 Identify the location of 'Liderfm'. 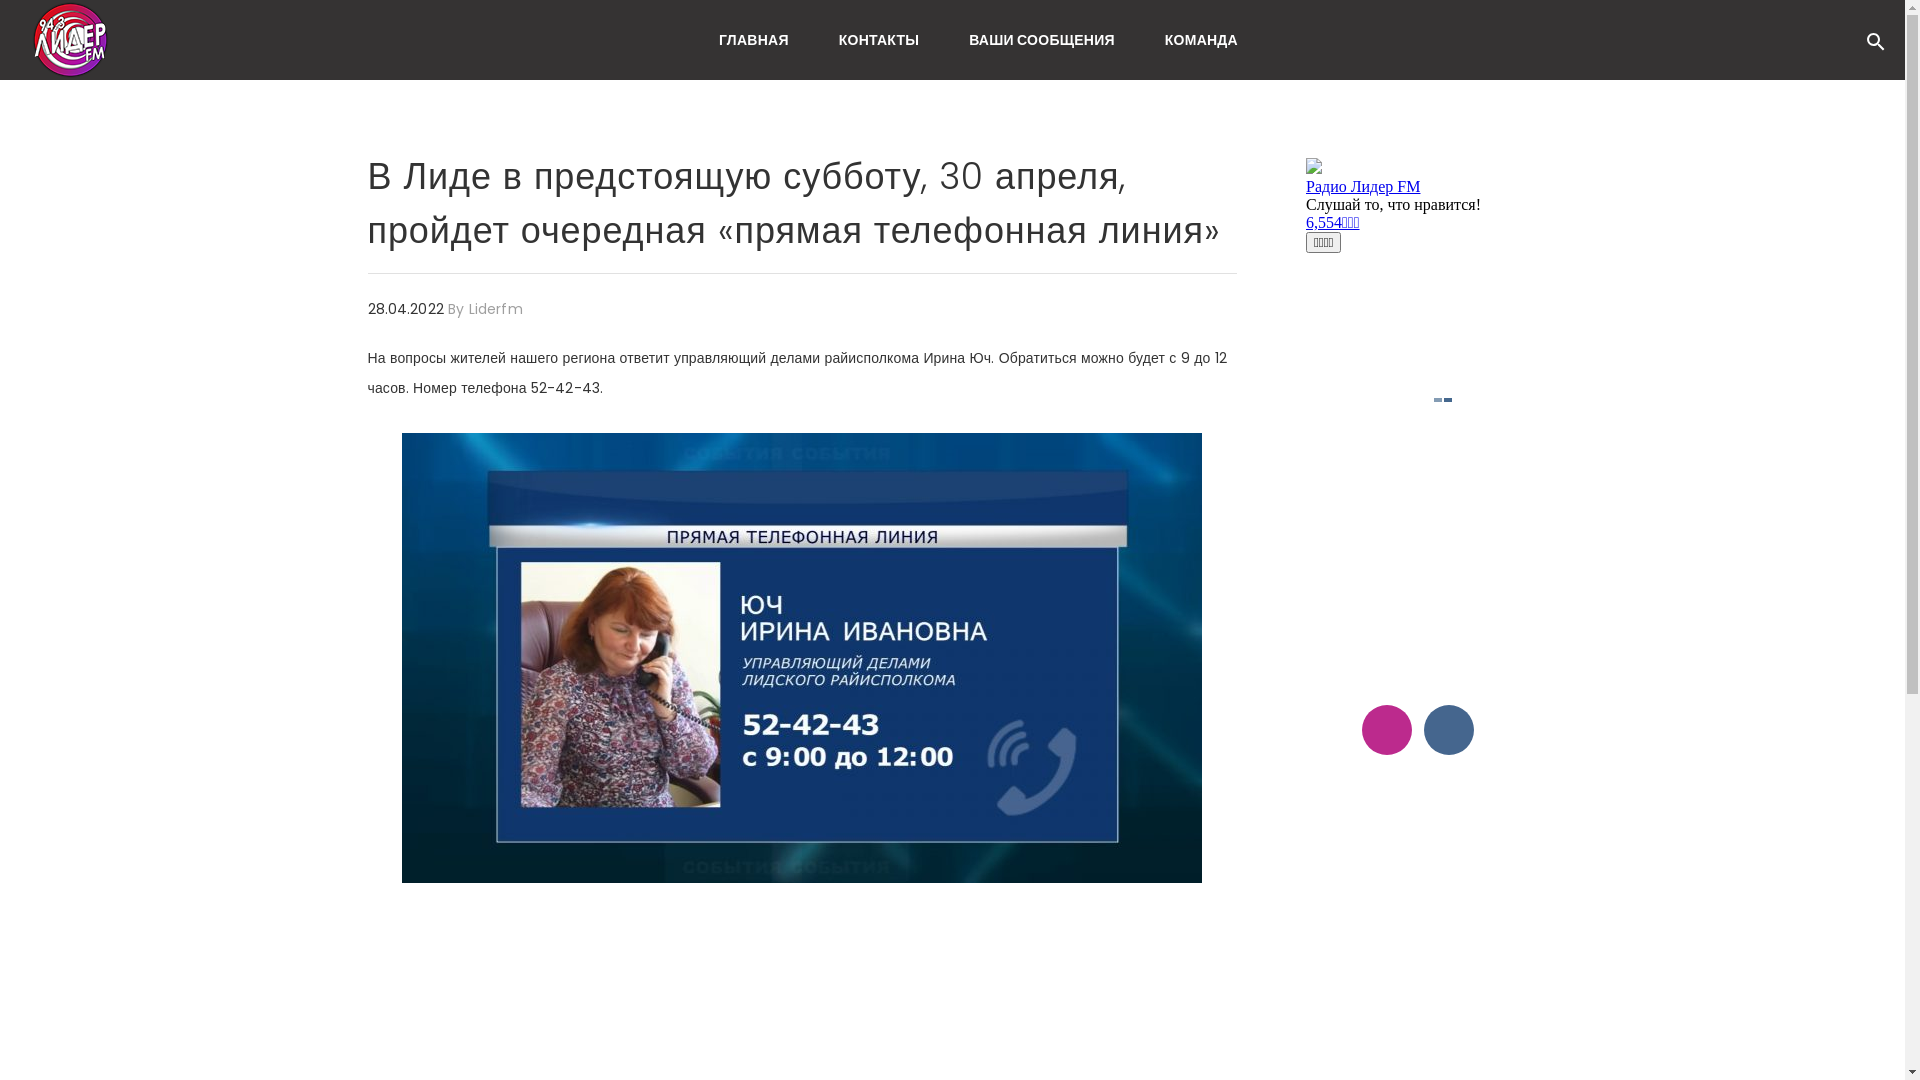
(495, 308).